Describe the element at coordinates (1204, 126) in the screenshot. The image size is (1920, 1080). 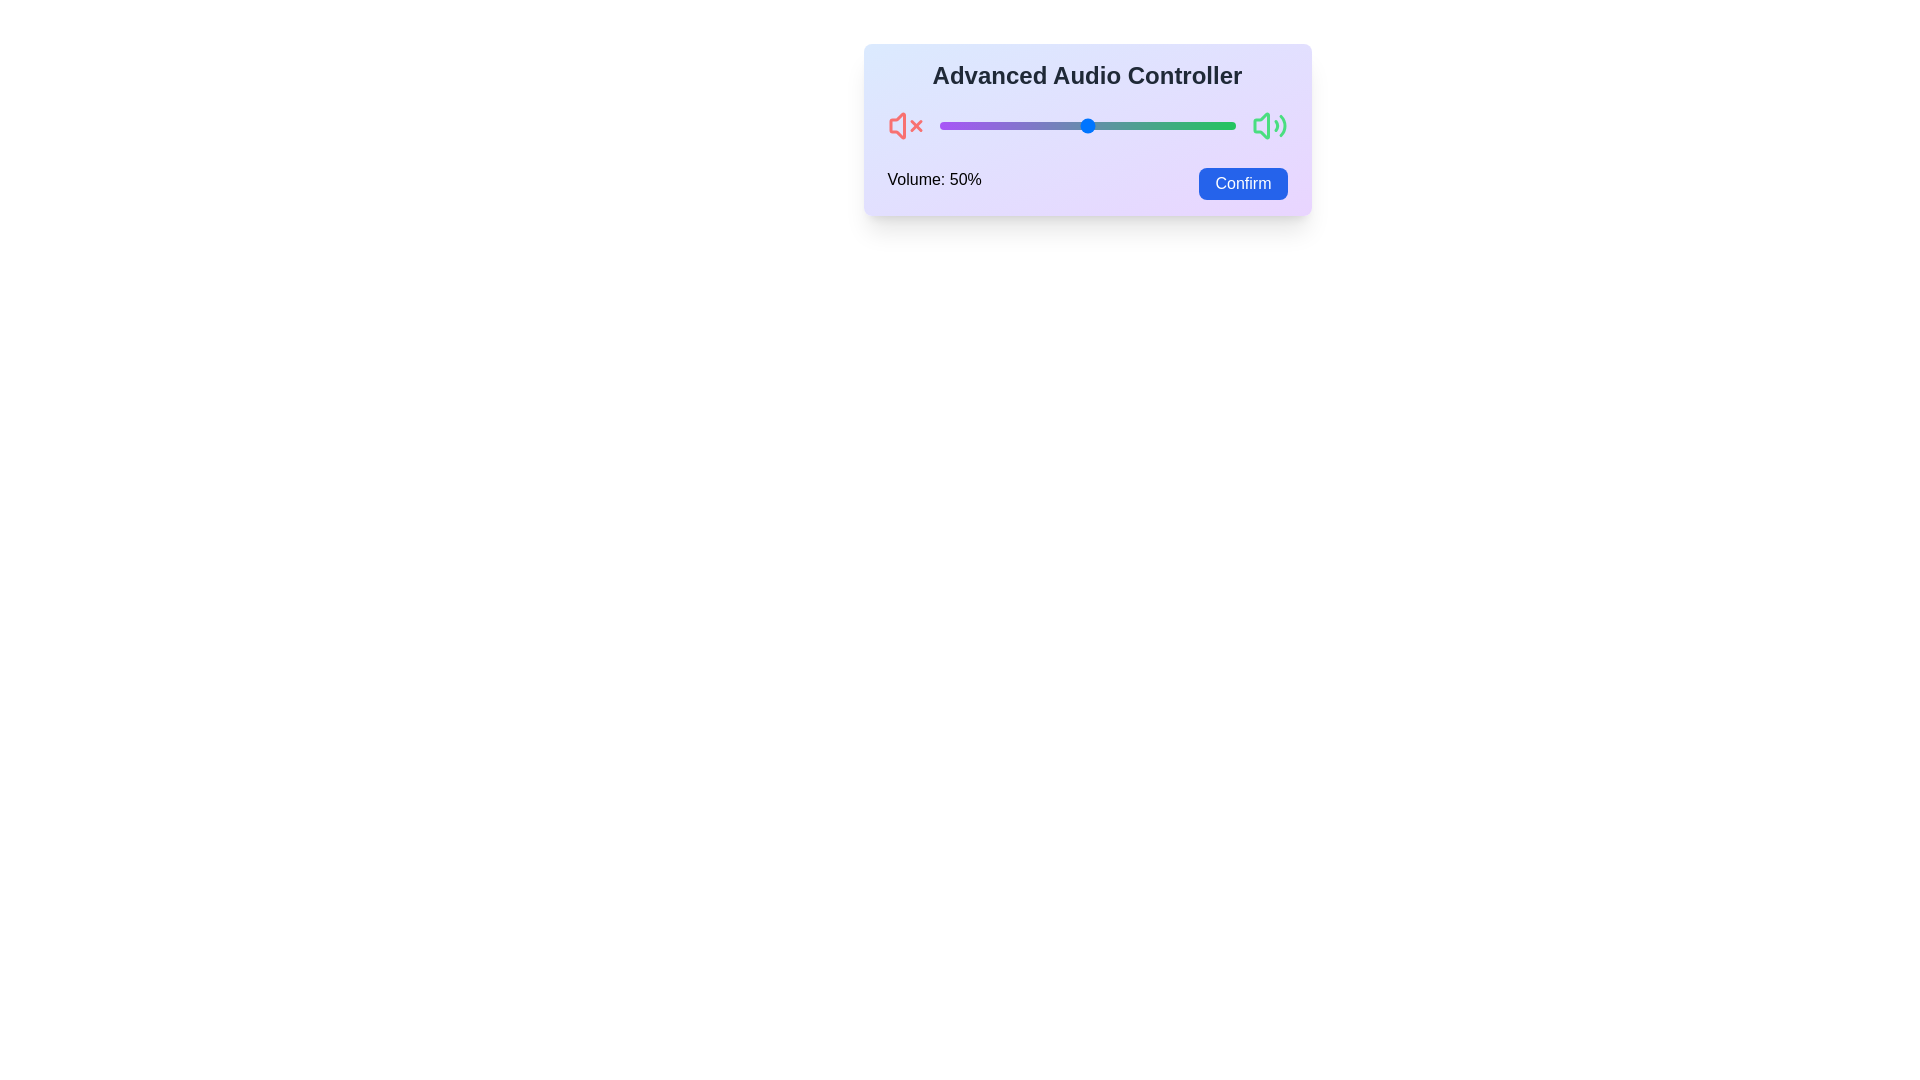
I see `the volume slider to set the volume to 90%` at that location.